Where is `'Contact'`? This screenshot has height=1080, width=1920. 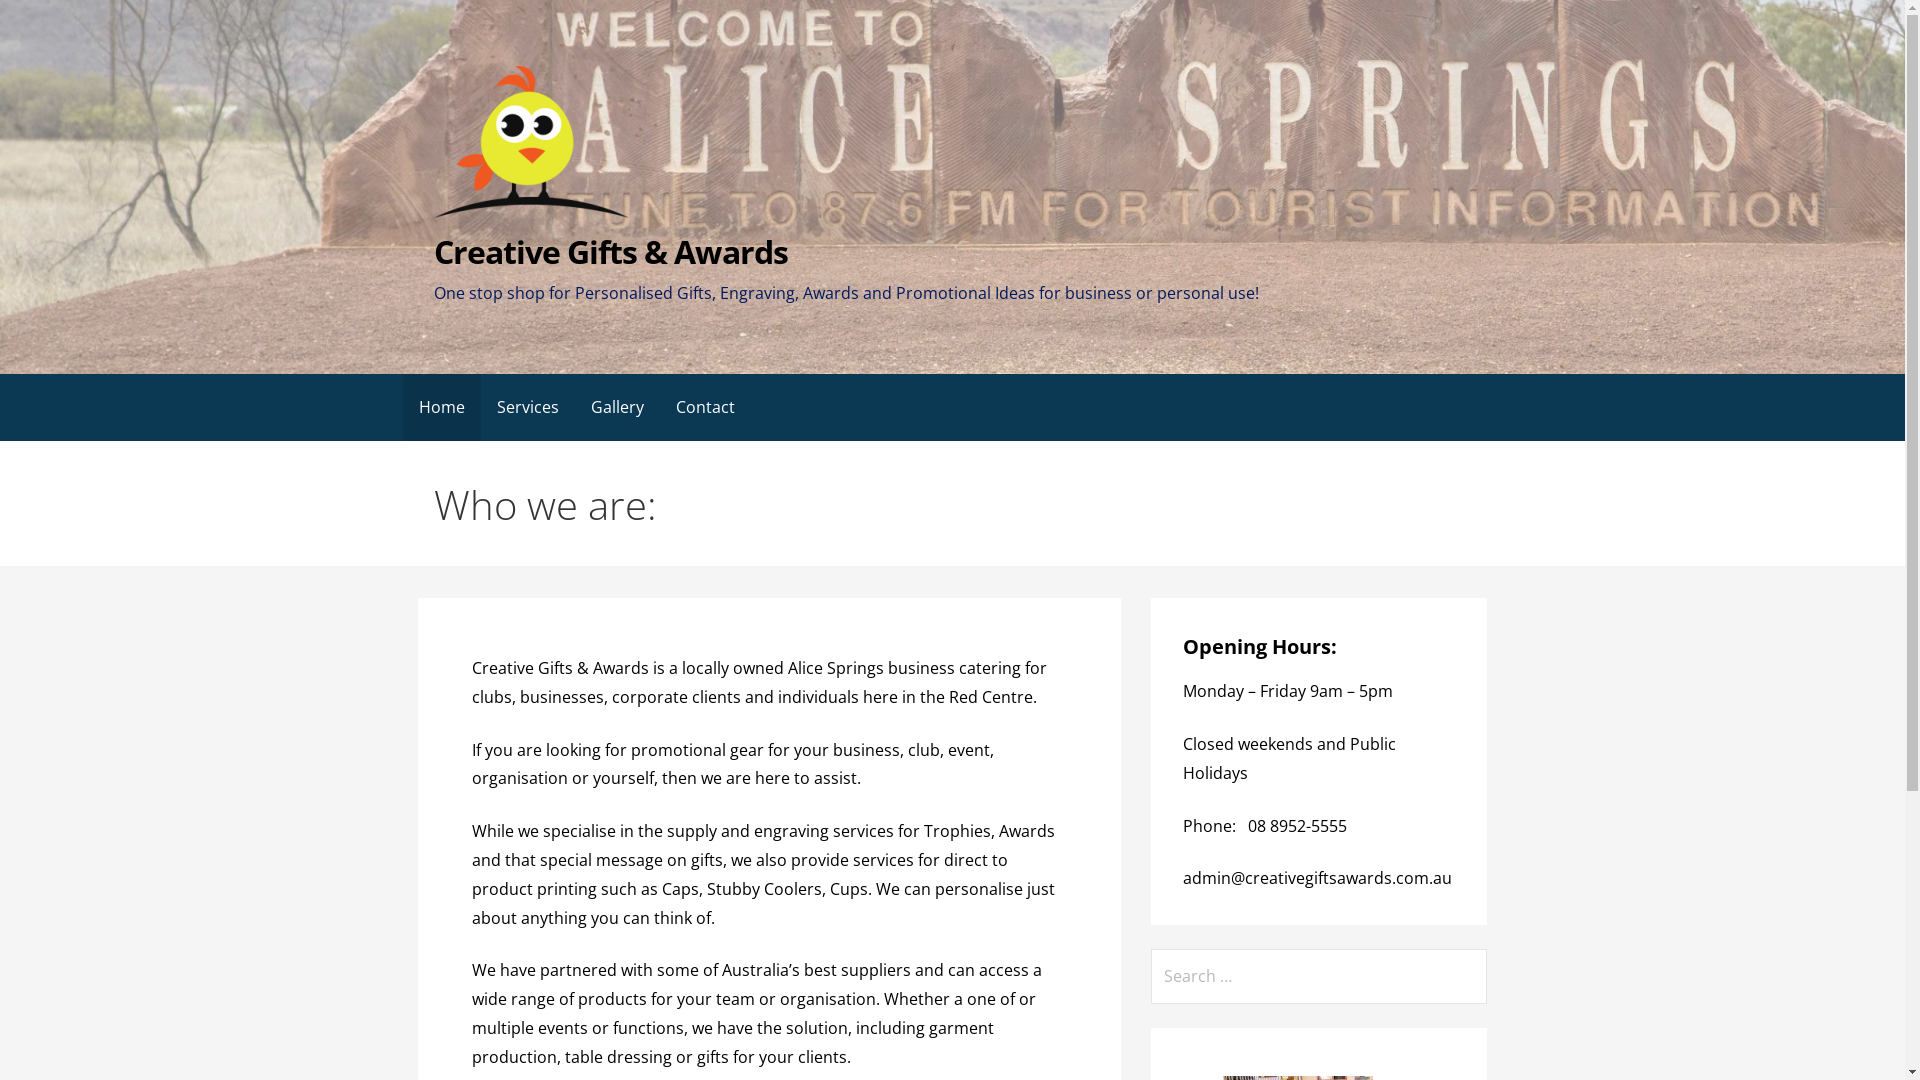
'Contact' is located at coordinates (705, 406).